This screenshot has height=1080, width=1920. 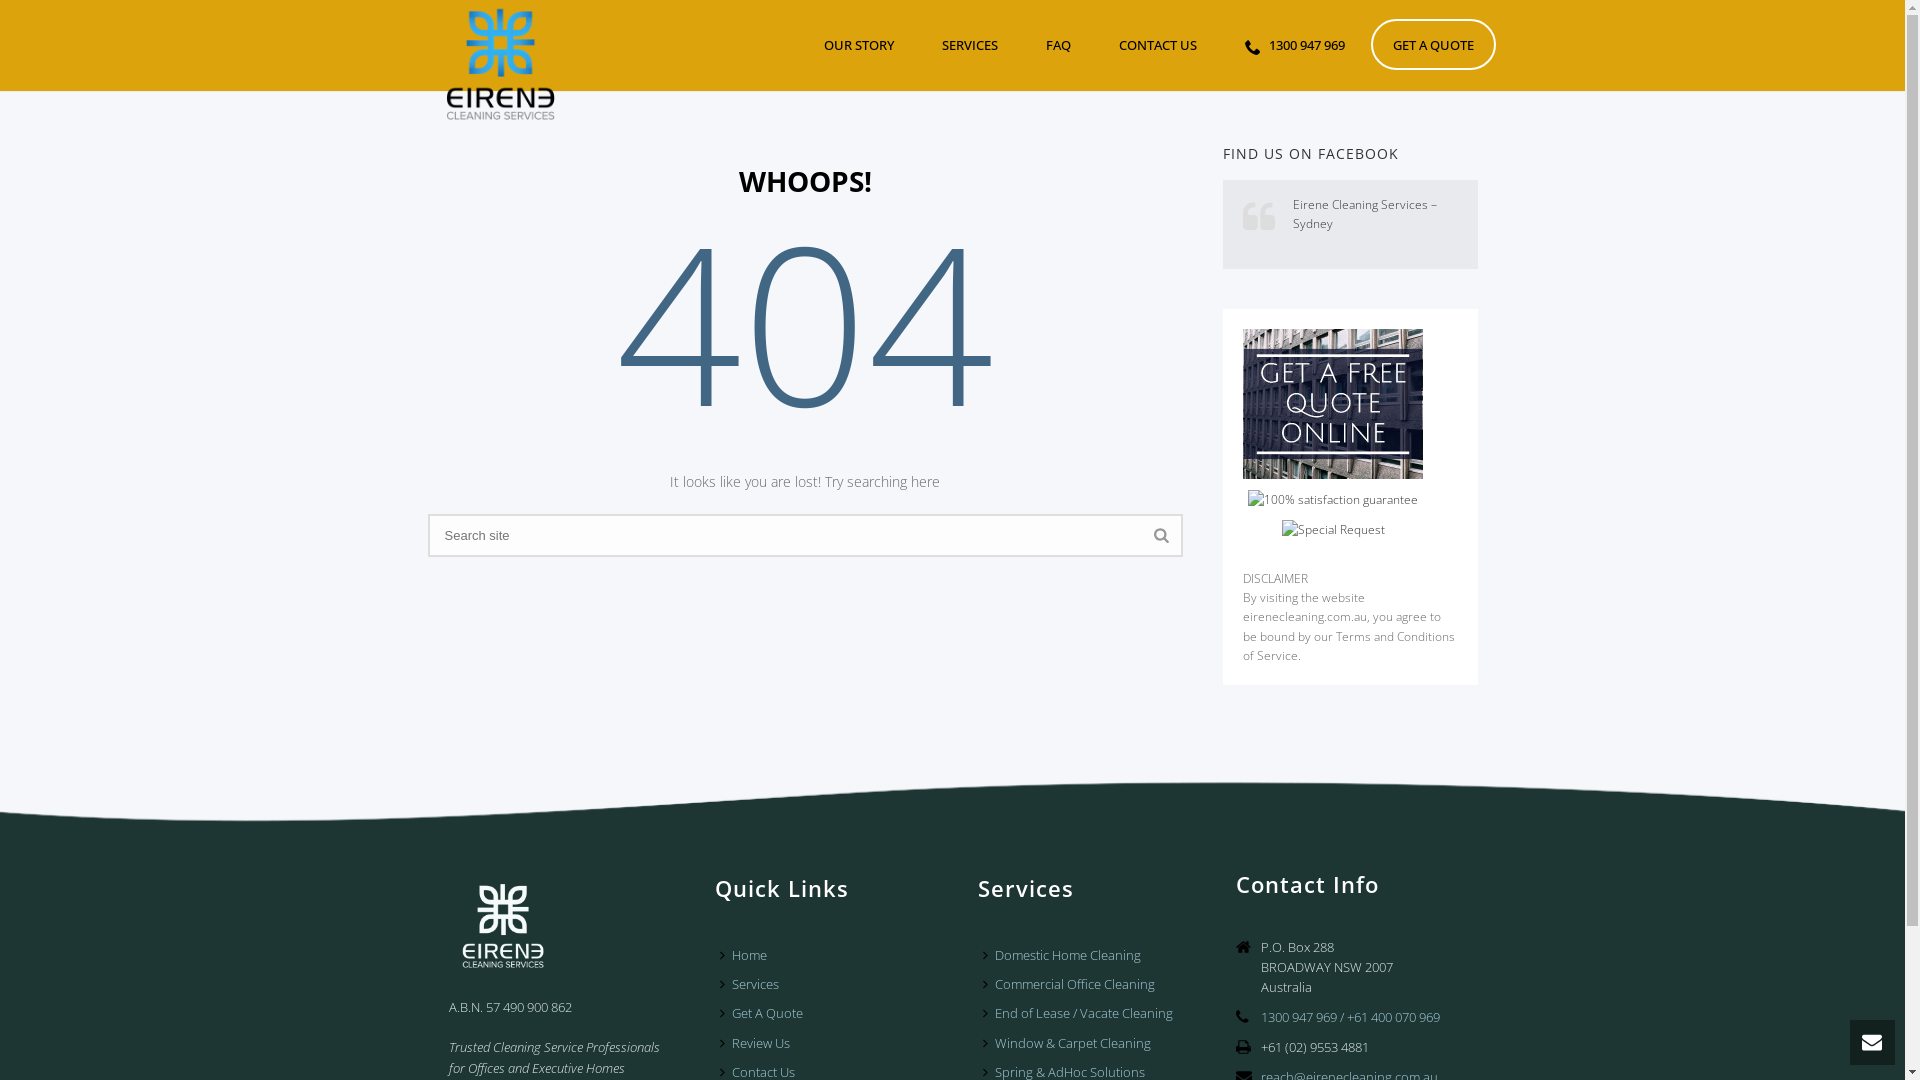 I want to click on 'OUR STORY', so click(x=859, y=44).